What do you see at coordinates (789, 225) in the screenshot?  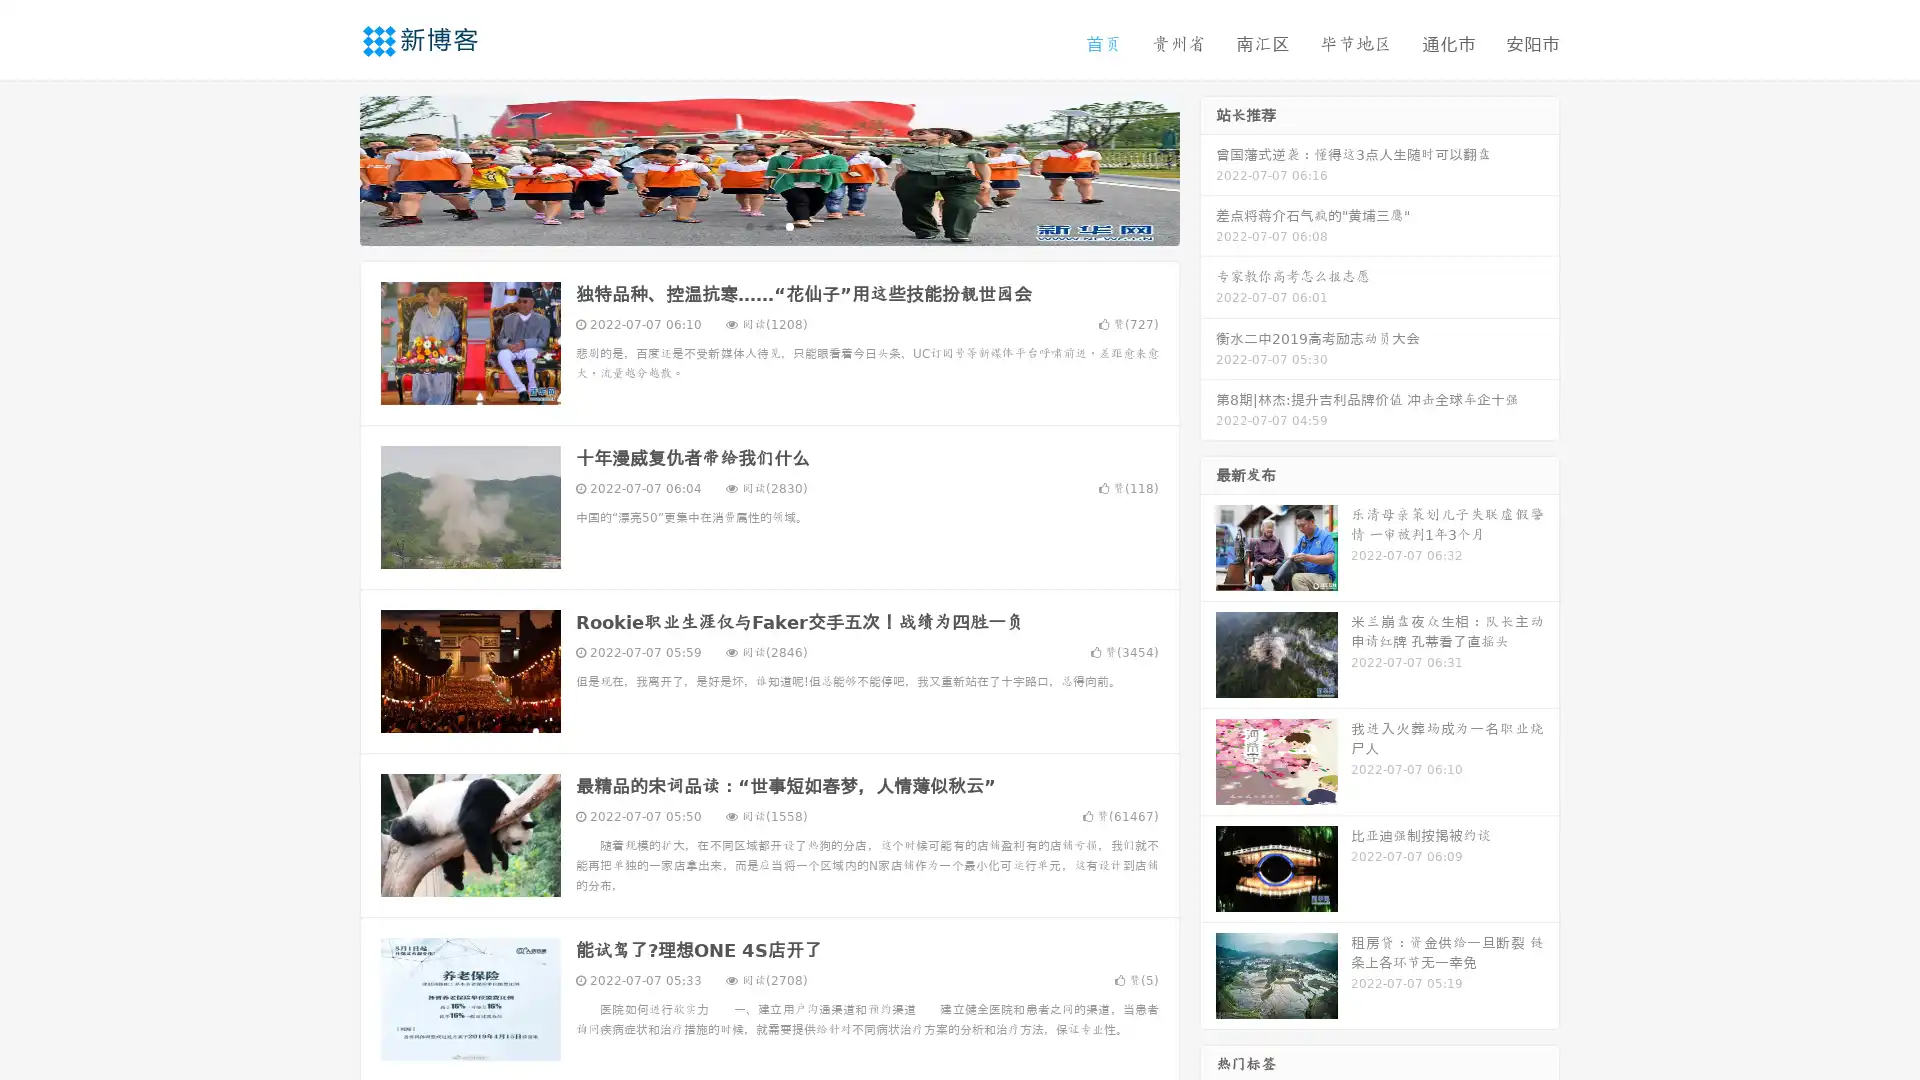 I see `Go to slide 3` at bounding box center [789, 225].